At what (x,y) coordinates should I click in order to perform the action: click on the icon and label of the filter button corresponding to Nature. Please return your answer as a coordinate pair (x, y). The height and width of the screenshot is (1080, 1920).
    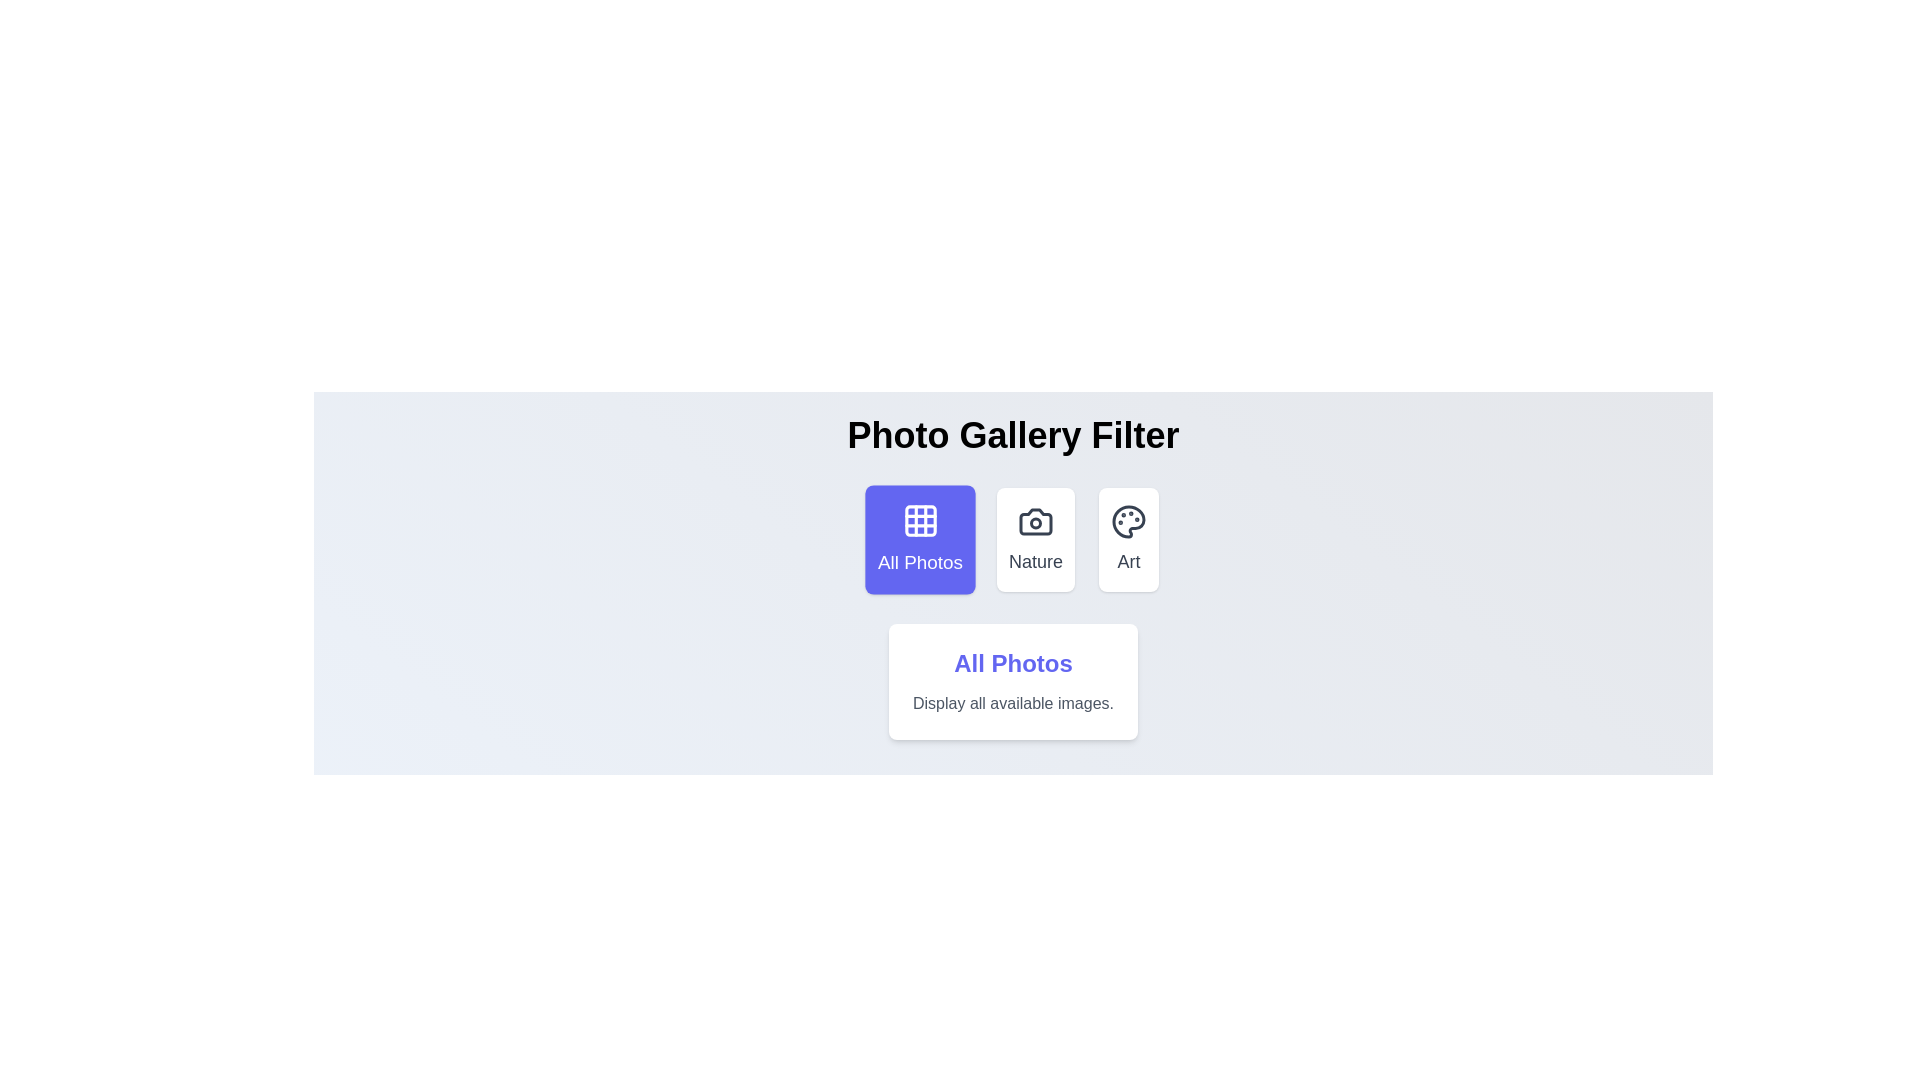
    Looking at the image, I should click on (1036, 540).